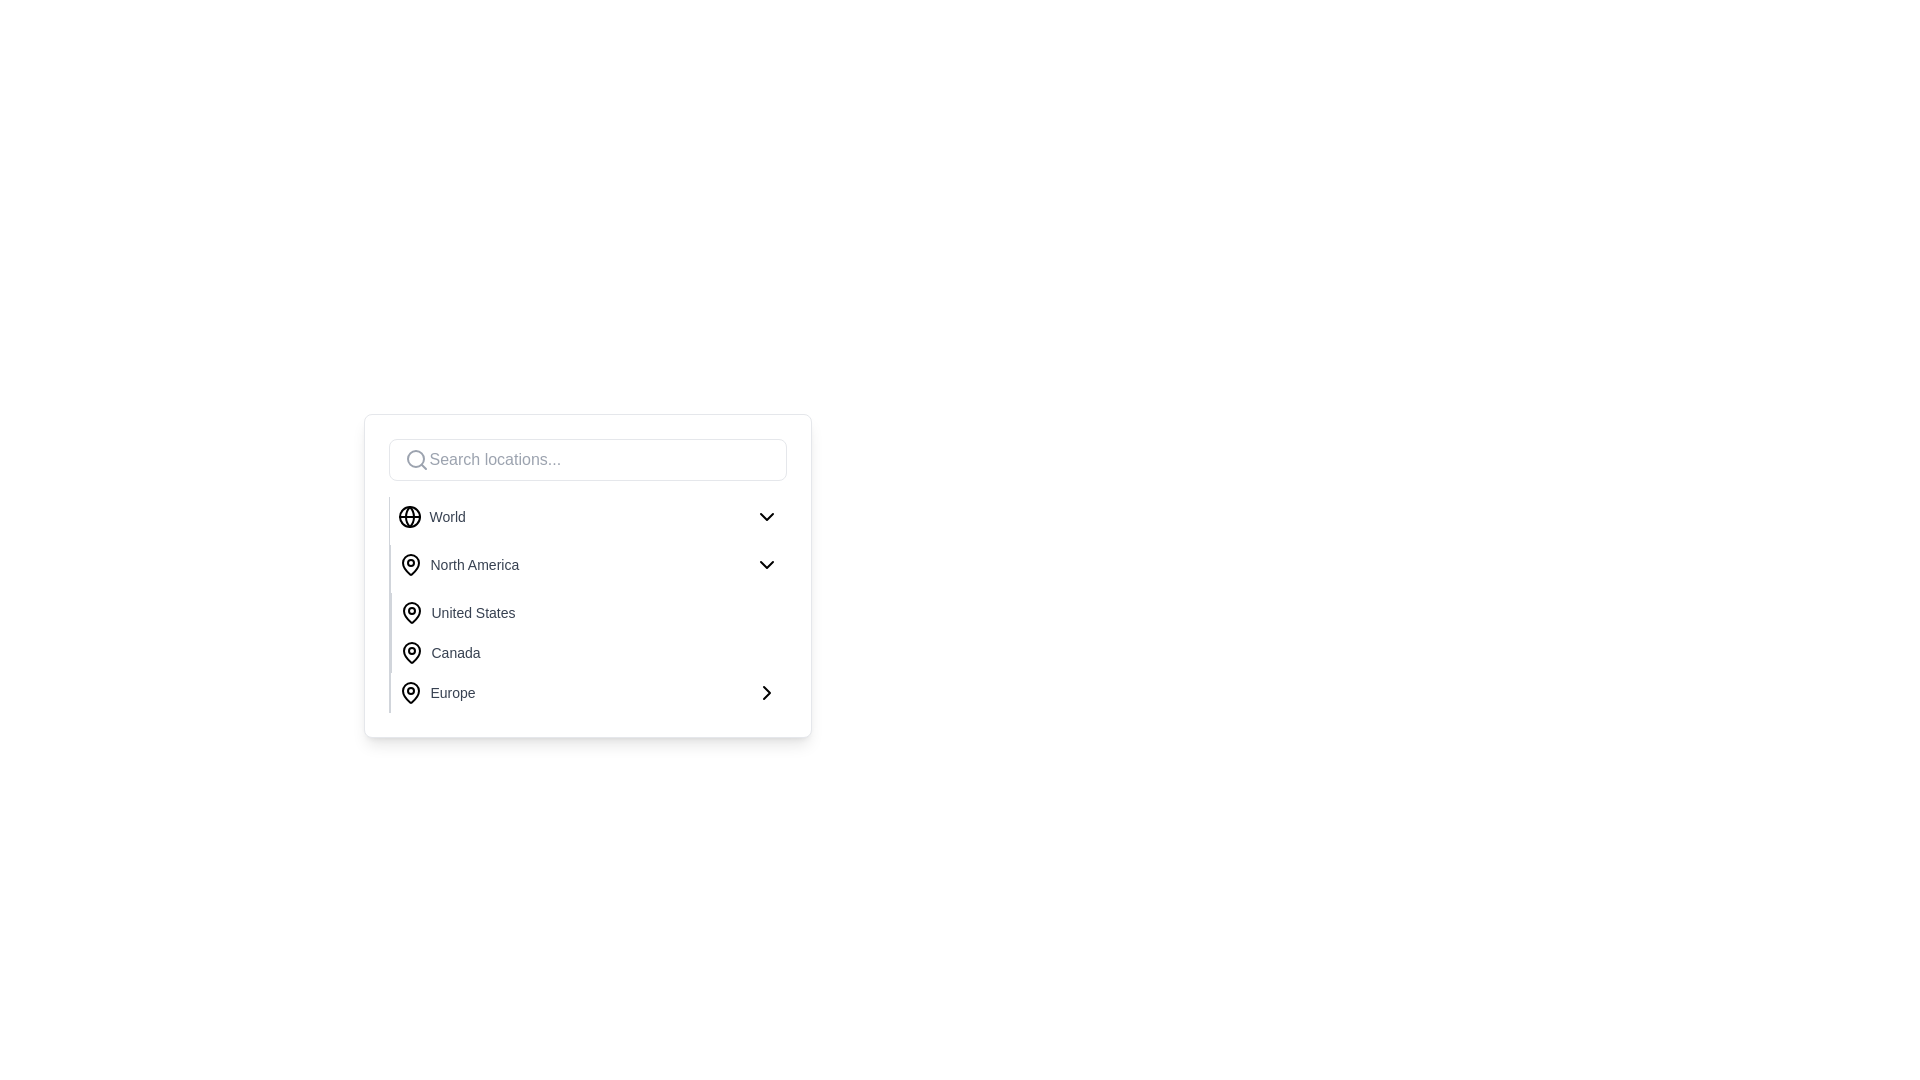  What do you see at coordinates (408, 515) in the screenshot?
I see `the globe icon with a black outline located to the left of the text 'World' in the dropdown menu, which represents global connectivity` at bounding box center [408, 515].